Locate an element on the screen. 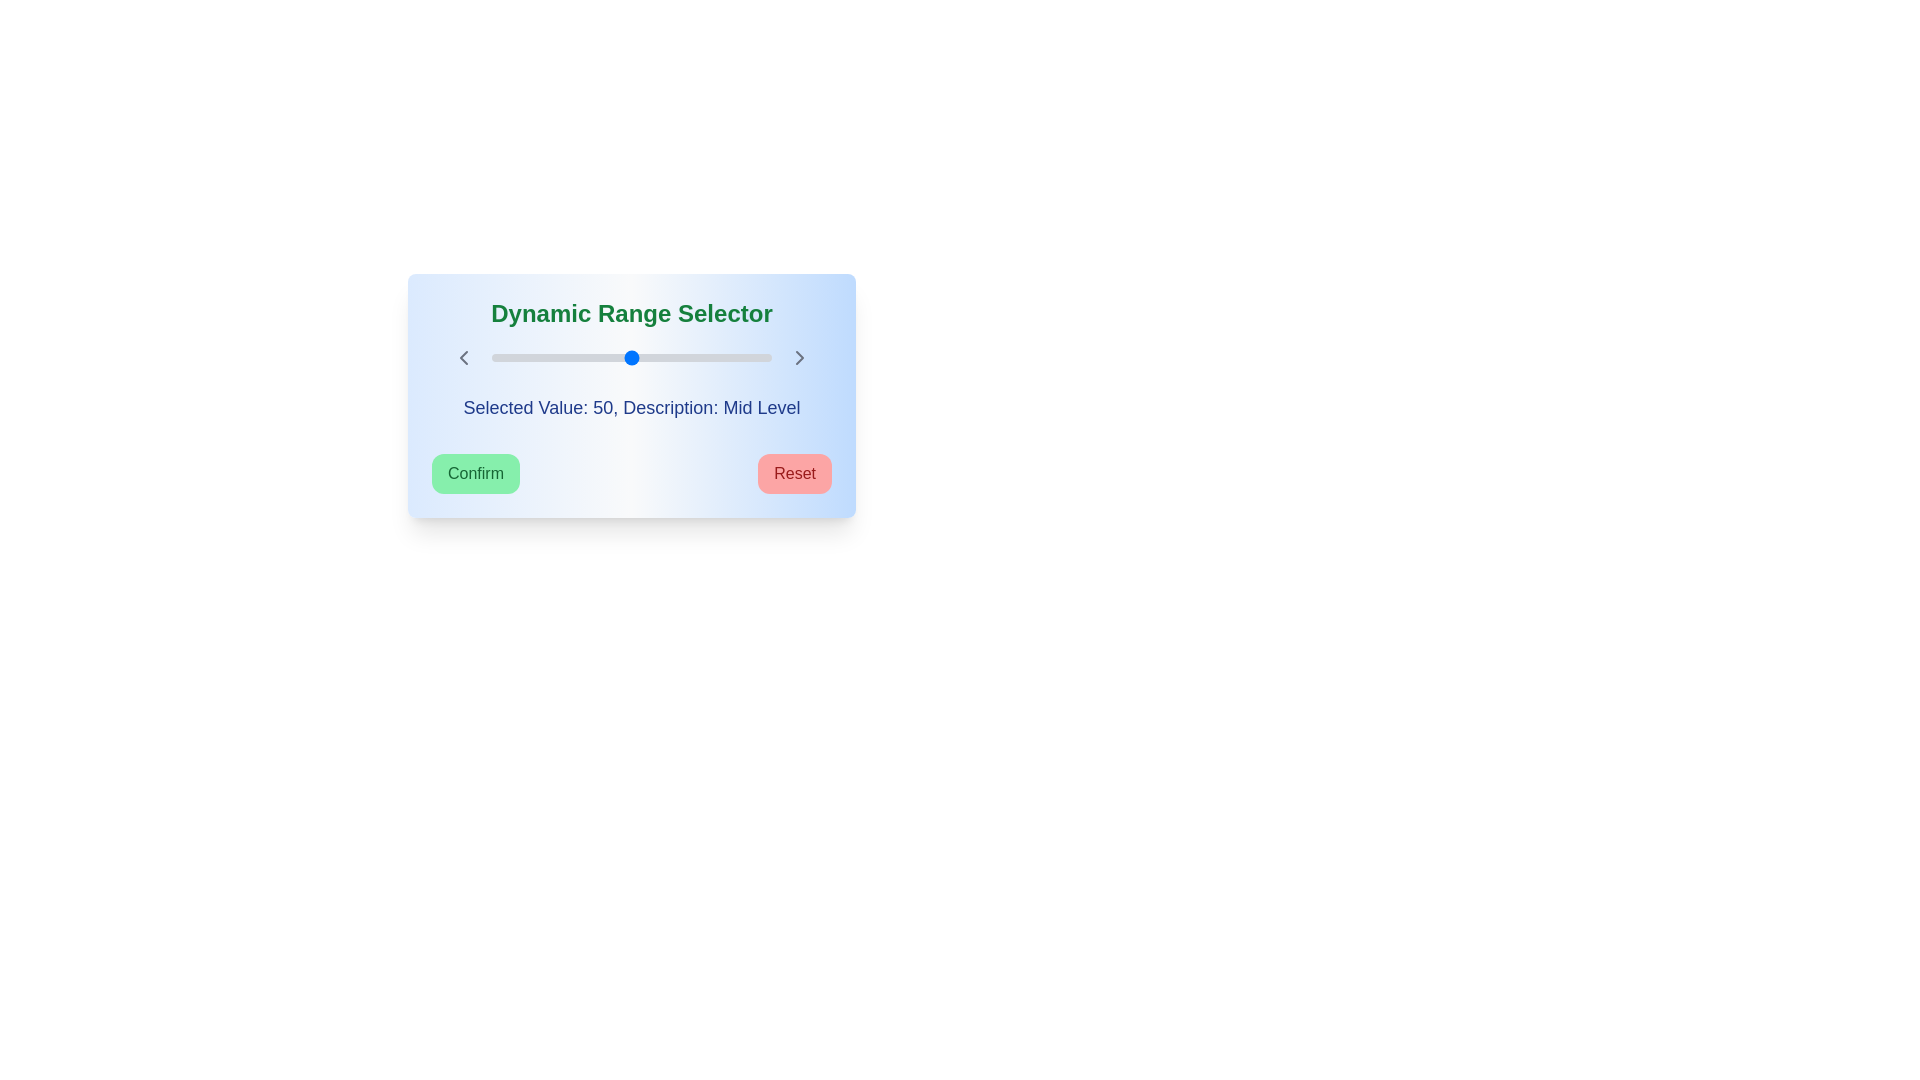 The image size is (1920, 1080). the slider is located at coordinates (577, 357).